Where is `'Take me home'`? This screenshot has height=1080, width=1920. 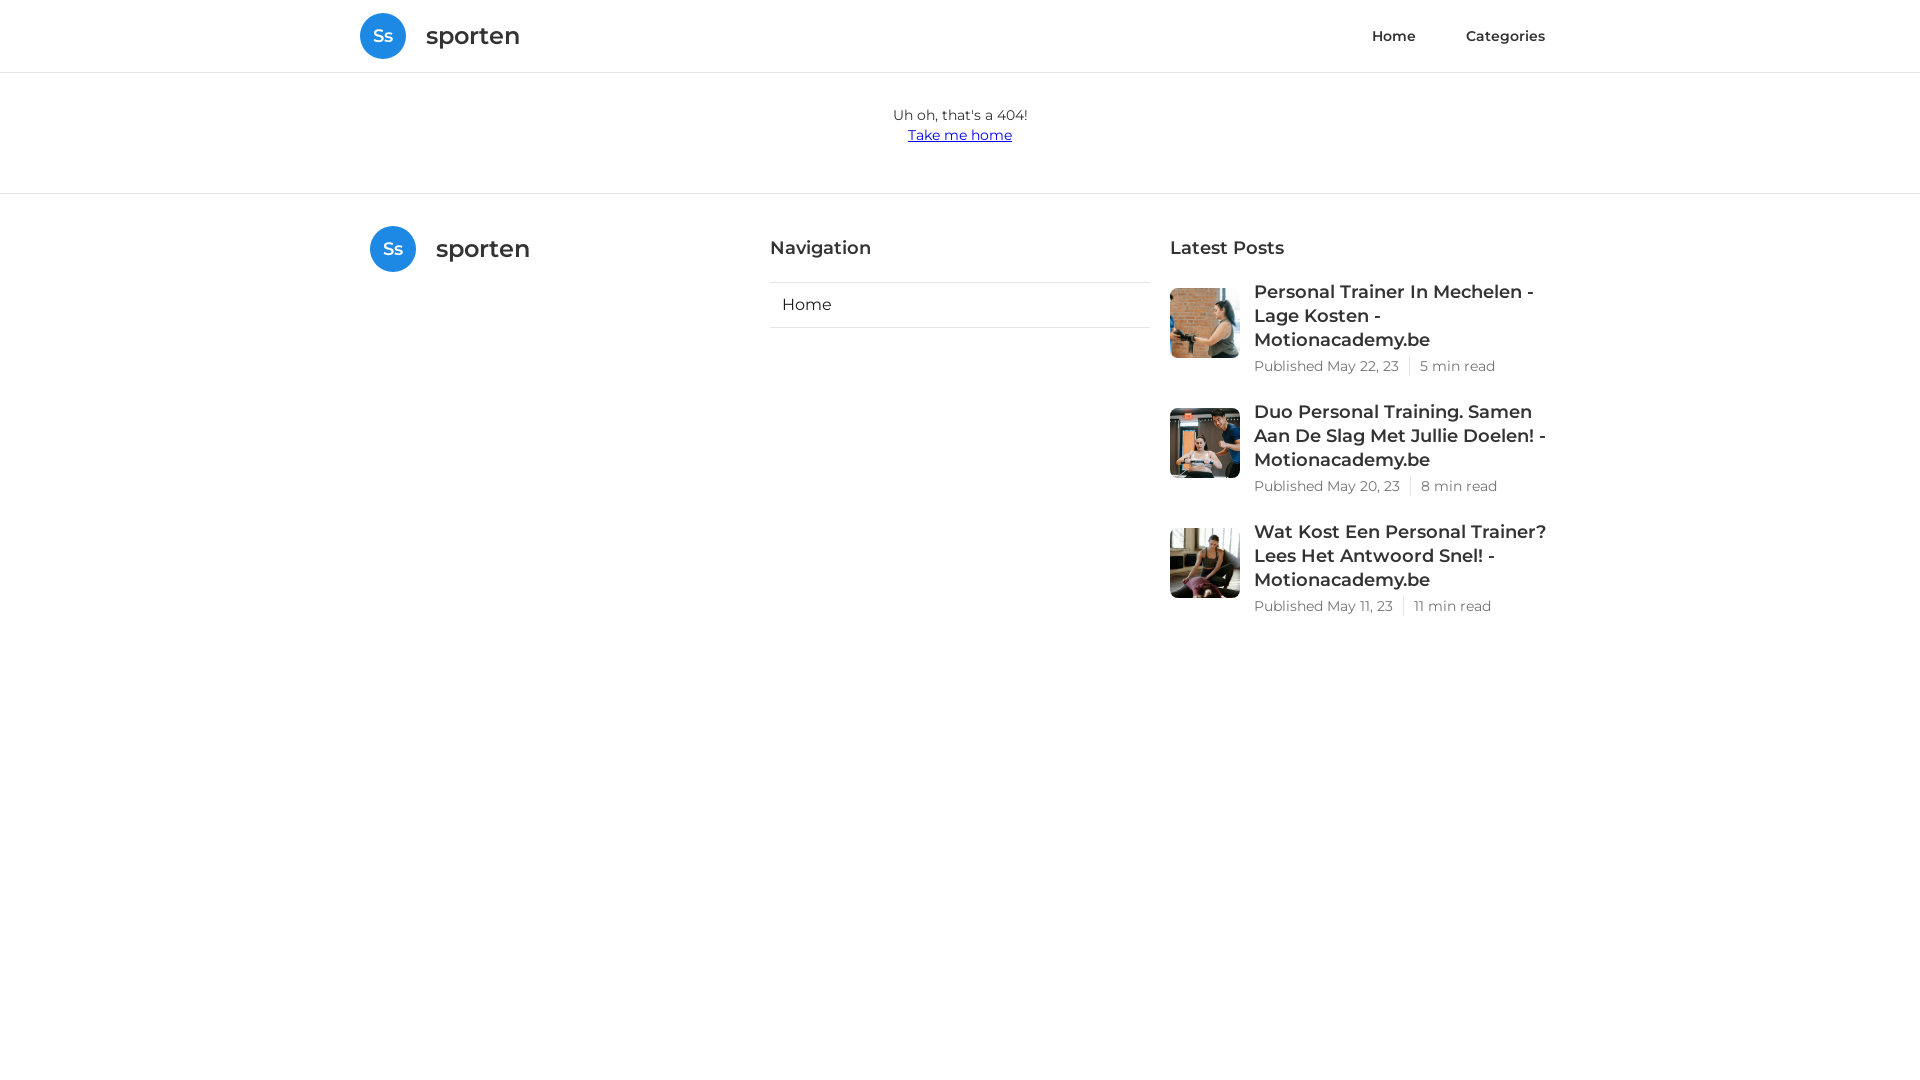
'Take me home' is located at coordinates (960, 135).